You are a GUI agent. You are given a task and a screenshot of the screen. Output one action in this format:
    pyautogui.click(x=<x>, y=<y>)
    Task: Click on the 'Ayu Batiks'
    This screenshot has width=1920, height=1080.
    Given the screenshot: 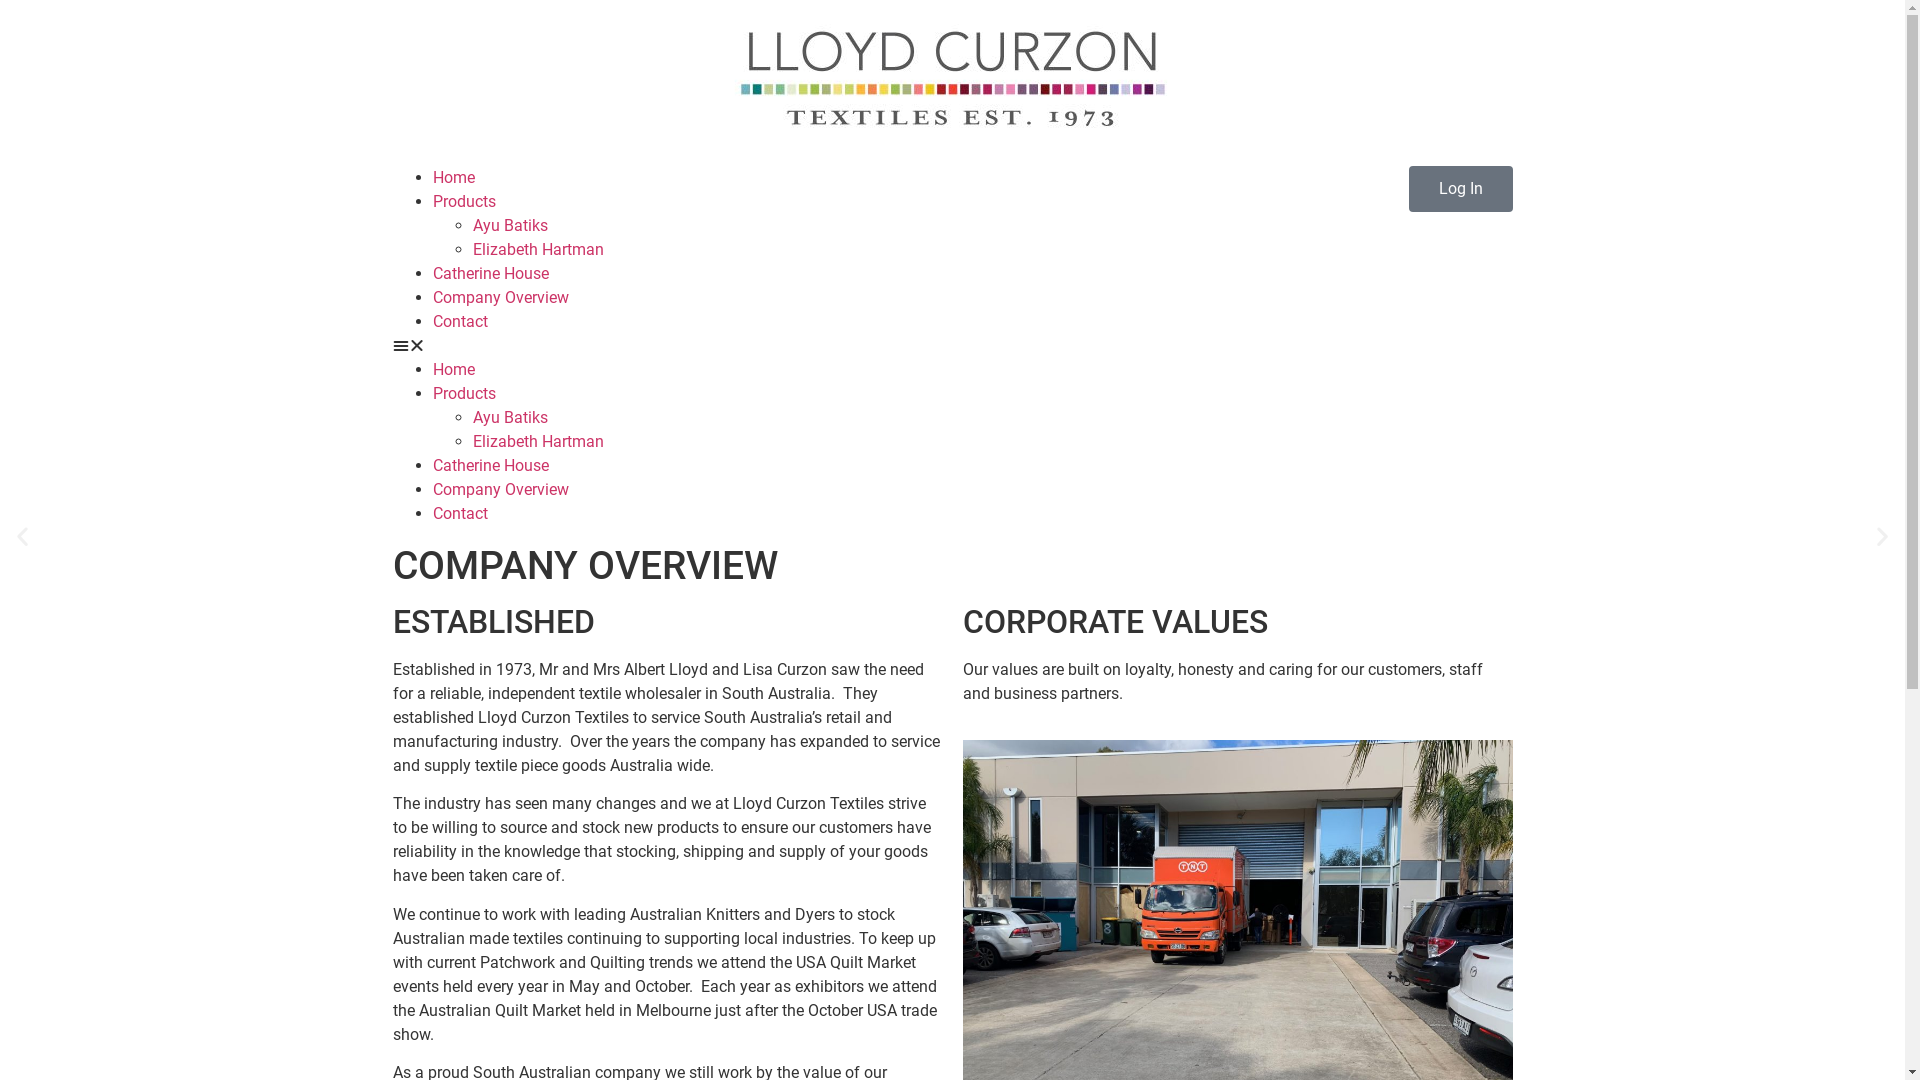 What is the action you would take?
    pyautogui.click(x=509, y=225)
    